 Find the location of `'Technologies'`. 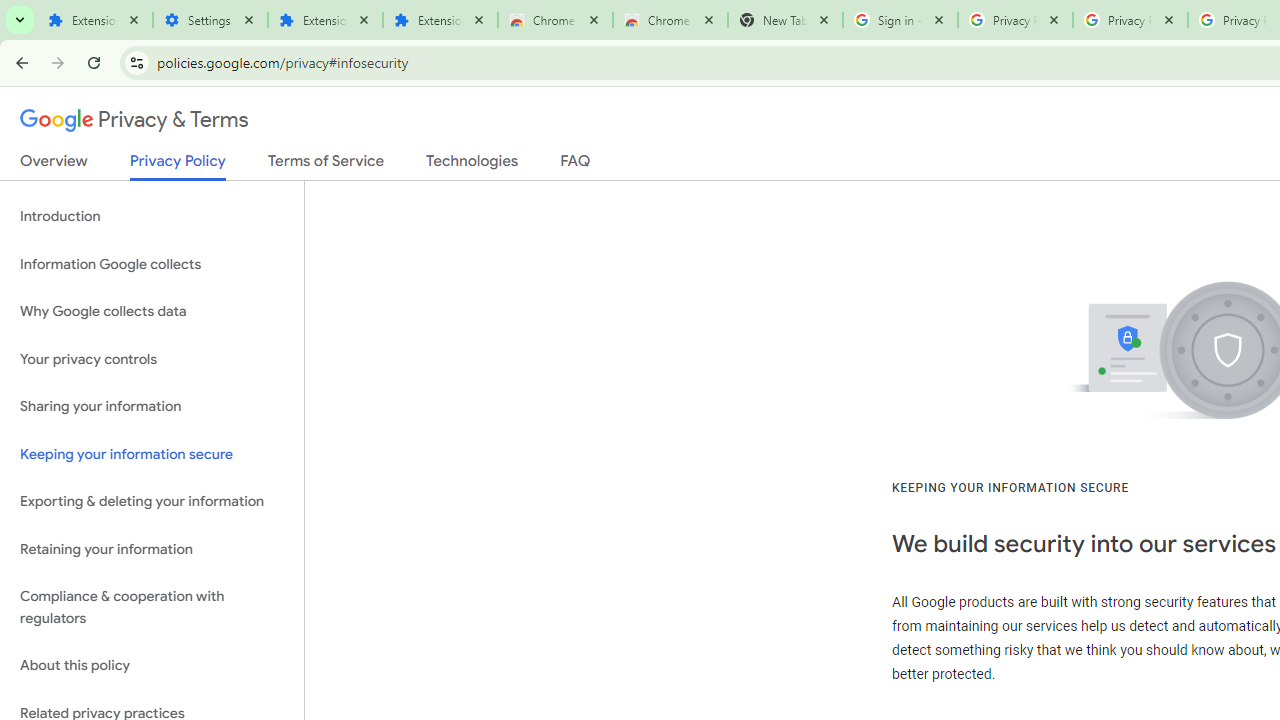

'Technologies' is located at coordinates (471, 164).